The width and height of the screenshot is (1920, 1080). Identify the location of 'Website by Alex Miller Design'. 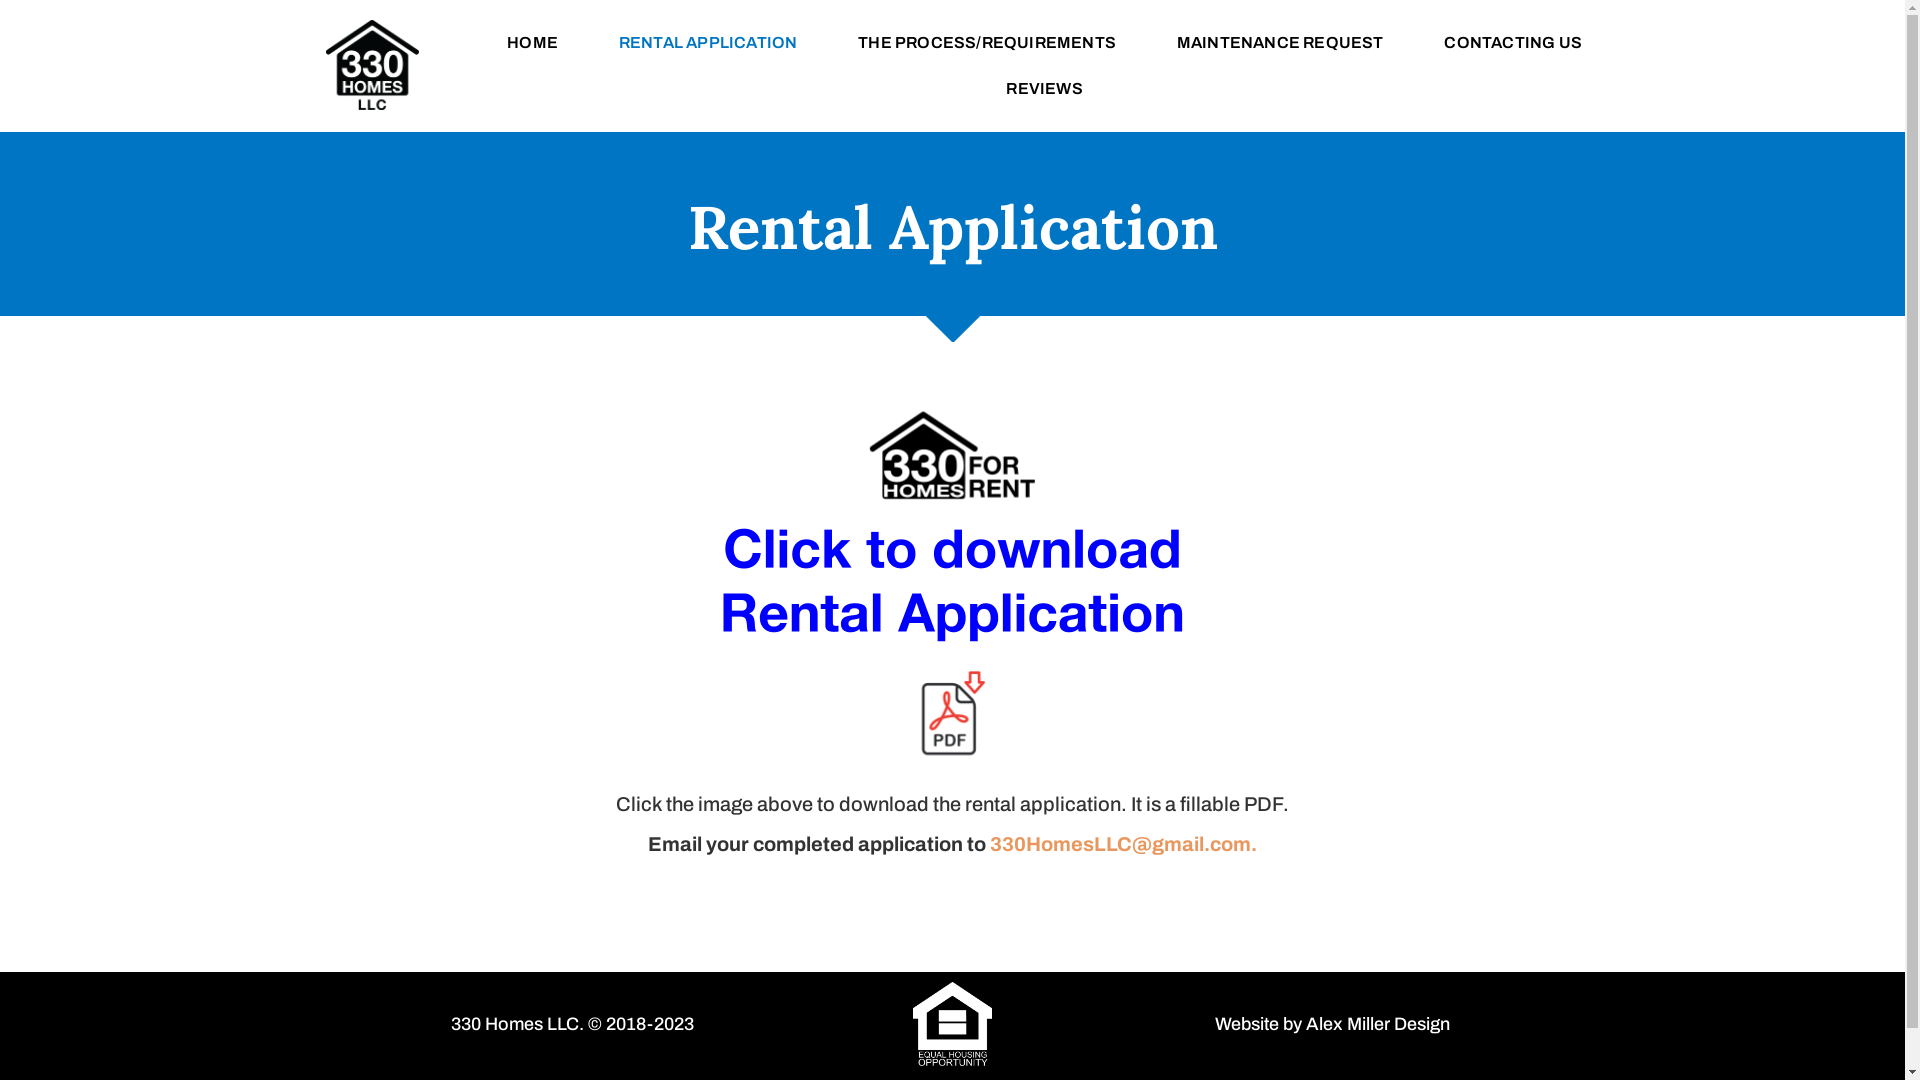
(1332, 1023).